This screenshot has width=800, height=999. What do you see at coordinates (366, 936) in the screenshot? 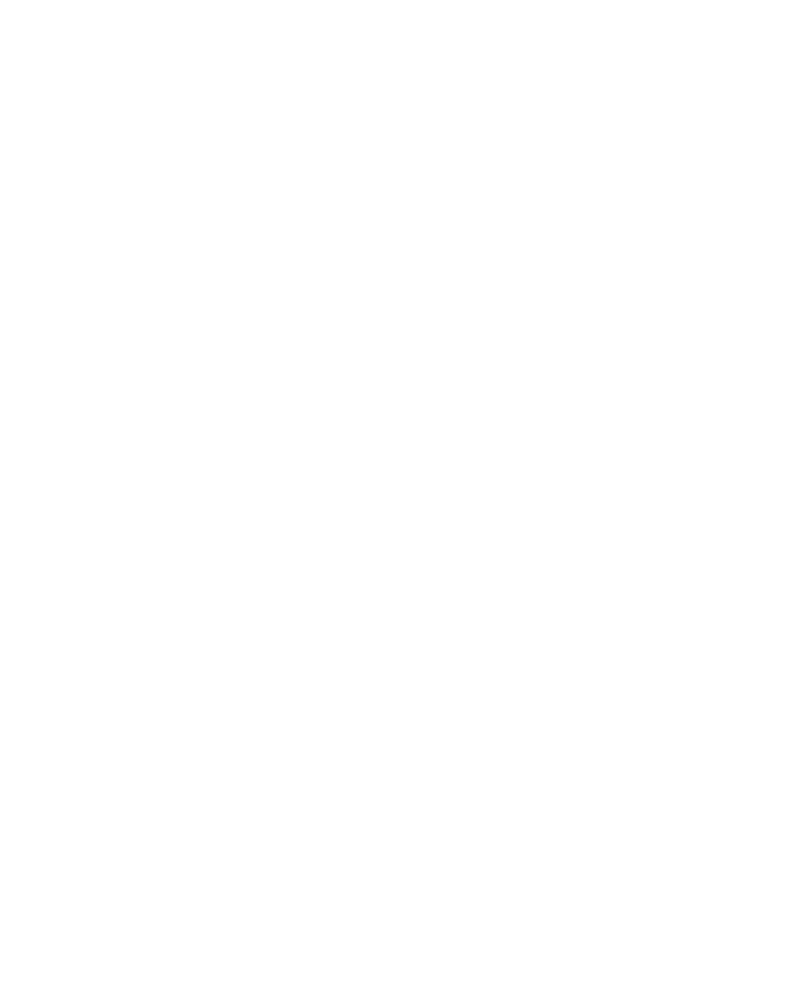
I see `'Published: 10/05/2023'` at bounding box center [366, 936].